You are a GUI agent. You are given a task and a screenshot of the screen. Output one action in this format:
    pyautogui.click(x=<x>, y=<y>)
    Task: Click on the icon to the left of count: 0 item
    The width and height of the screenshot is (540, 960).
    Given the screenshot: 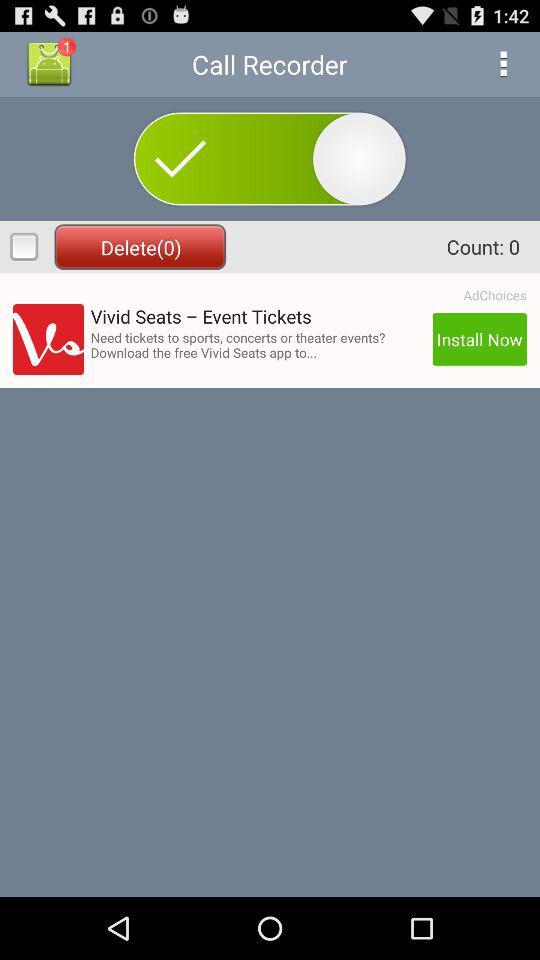 What is the action you would take?
    pyautogui.click(x=139, y=246)
    